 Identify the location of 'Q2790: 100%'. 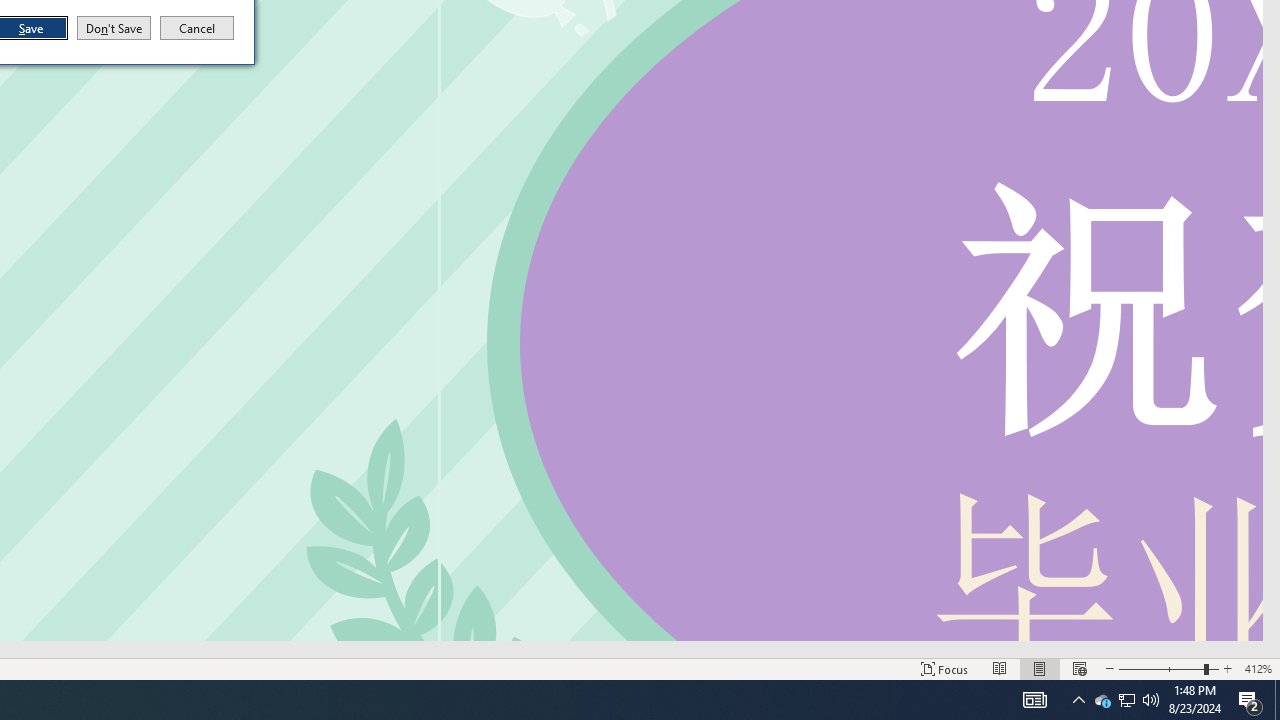
(1127, 698).